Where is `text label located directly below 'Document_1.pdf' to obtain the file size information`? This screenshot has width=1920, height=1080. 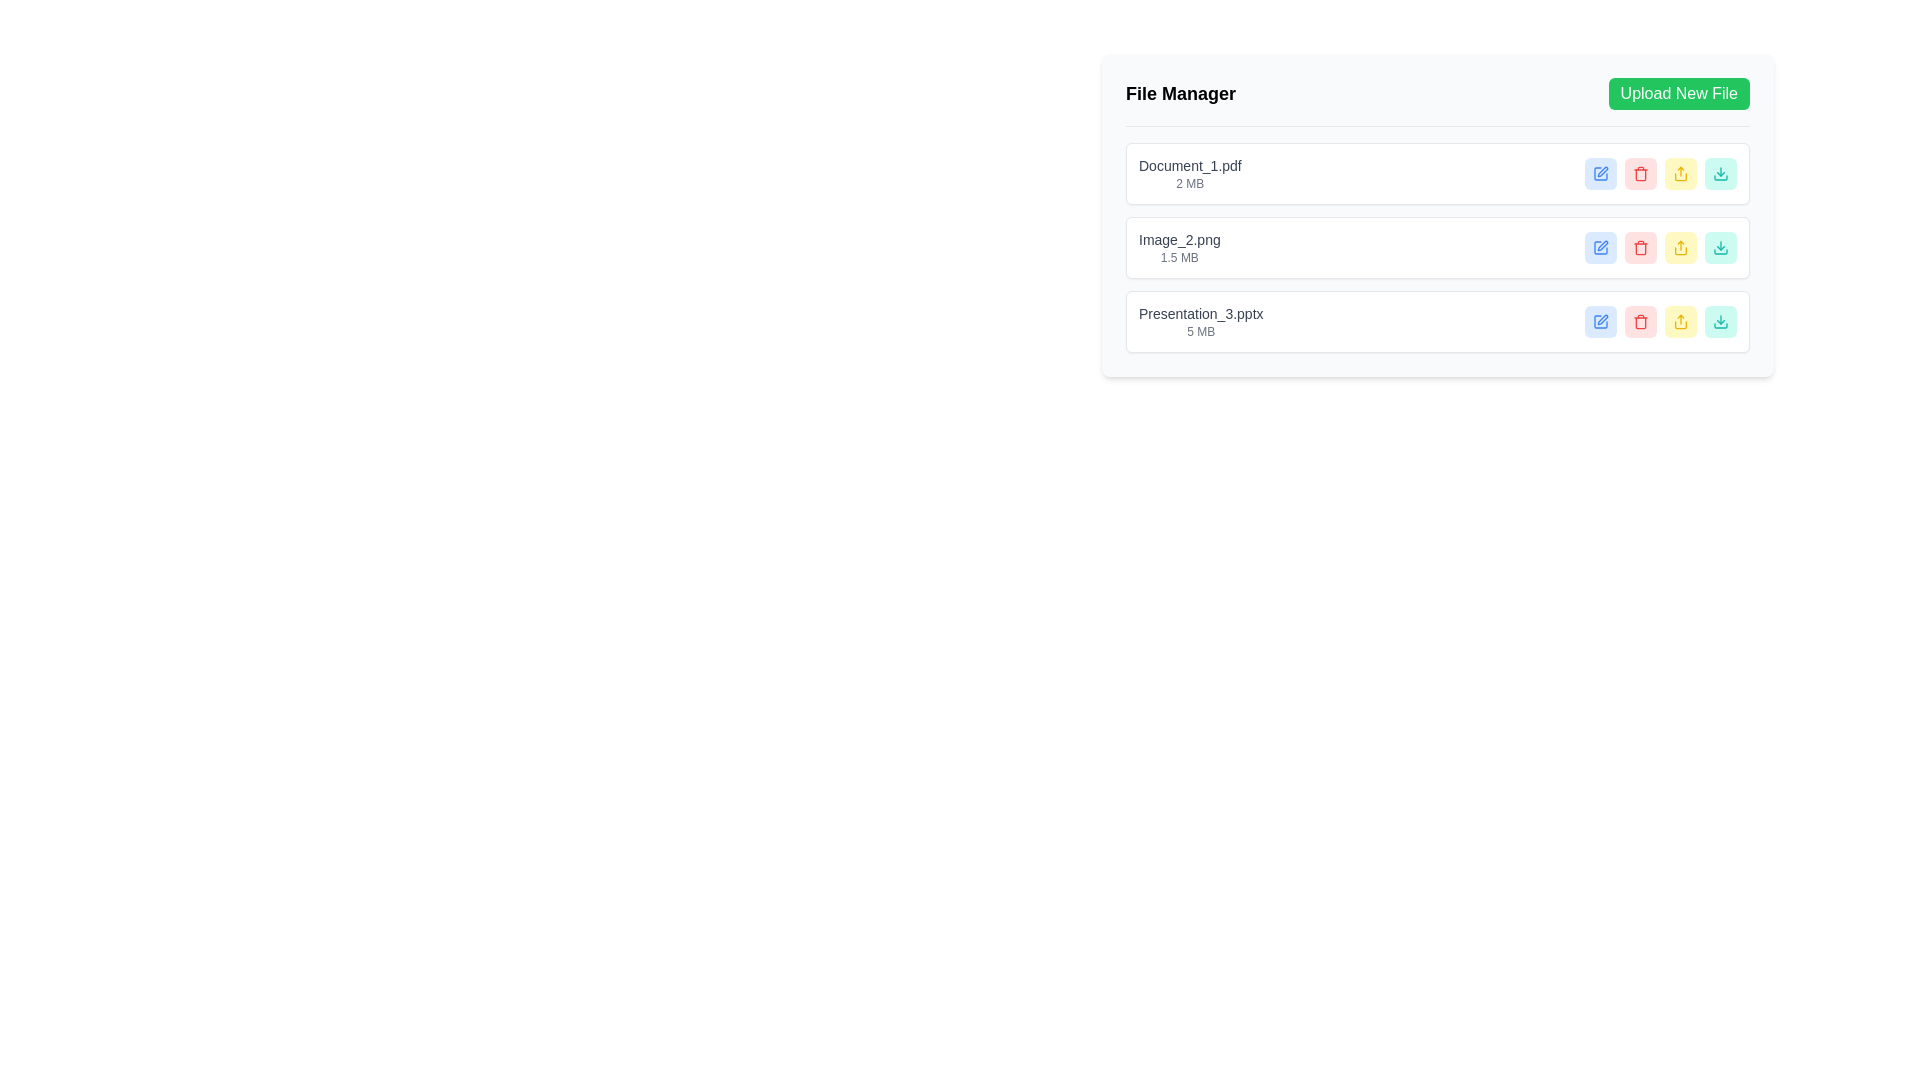 text label located directly below 'Document_1.pdf' to obtain the file size information is located at coordinates (1190, 184).